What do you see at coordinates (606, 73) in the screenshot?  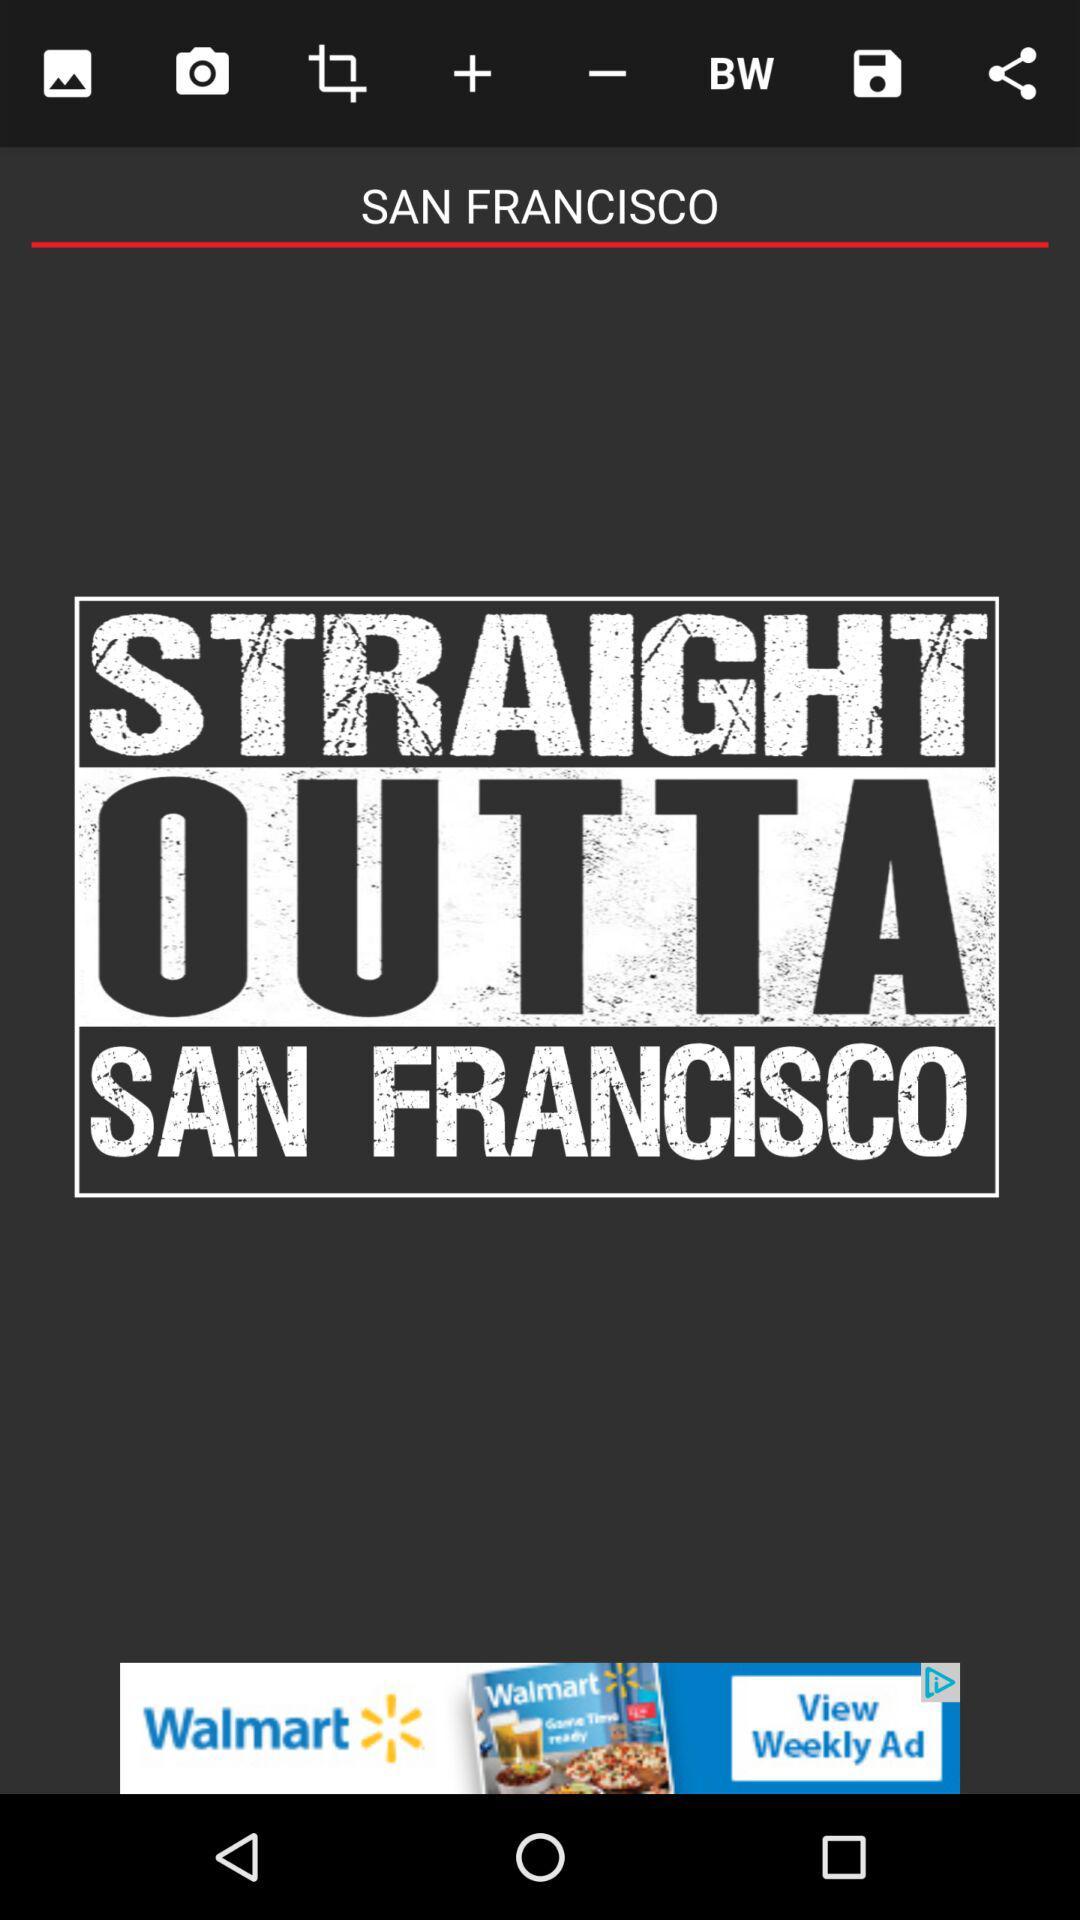 I see `the minus icon` at bounding box center [606, 73].